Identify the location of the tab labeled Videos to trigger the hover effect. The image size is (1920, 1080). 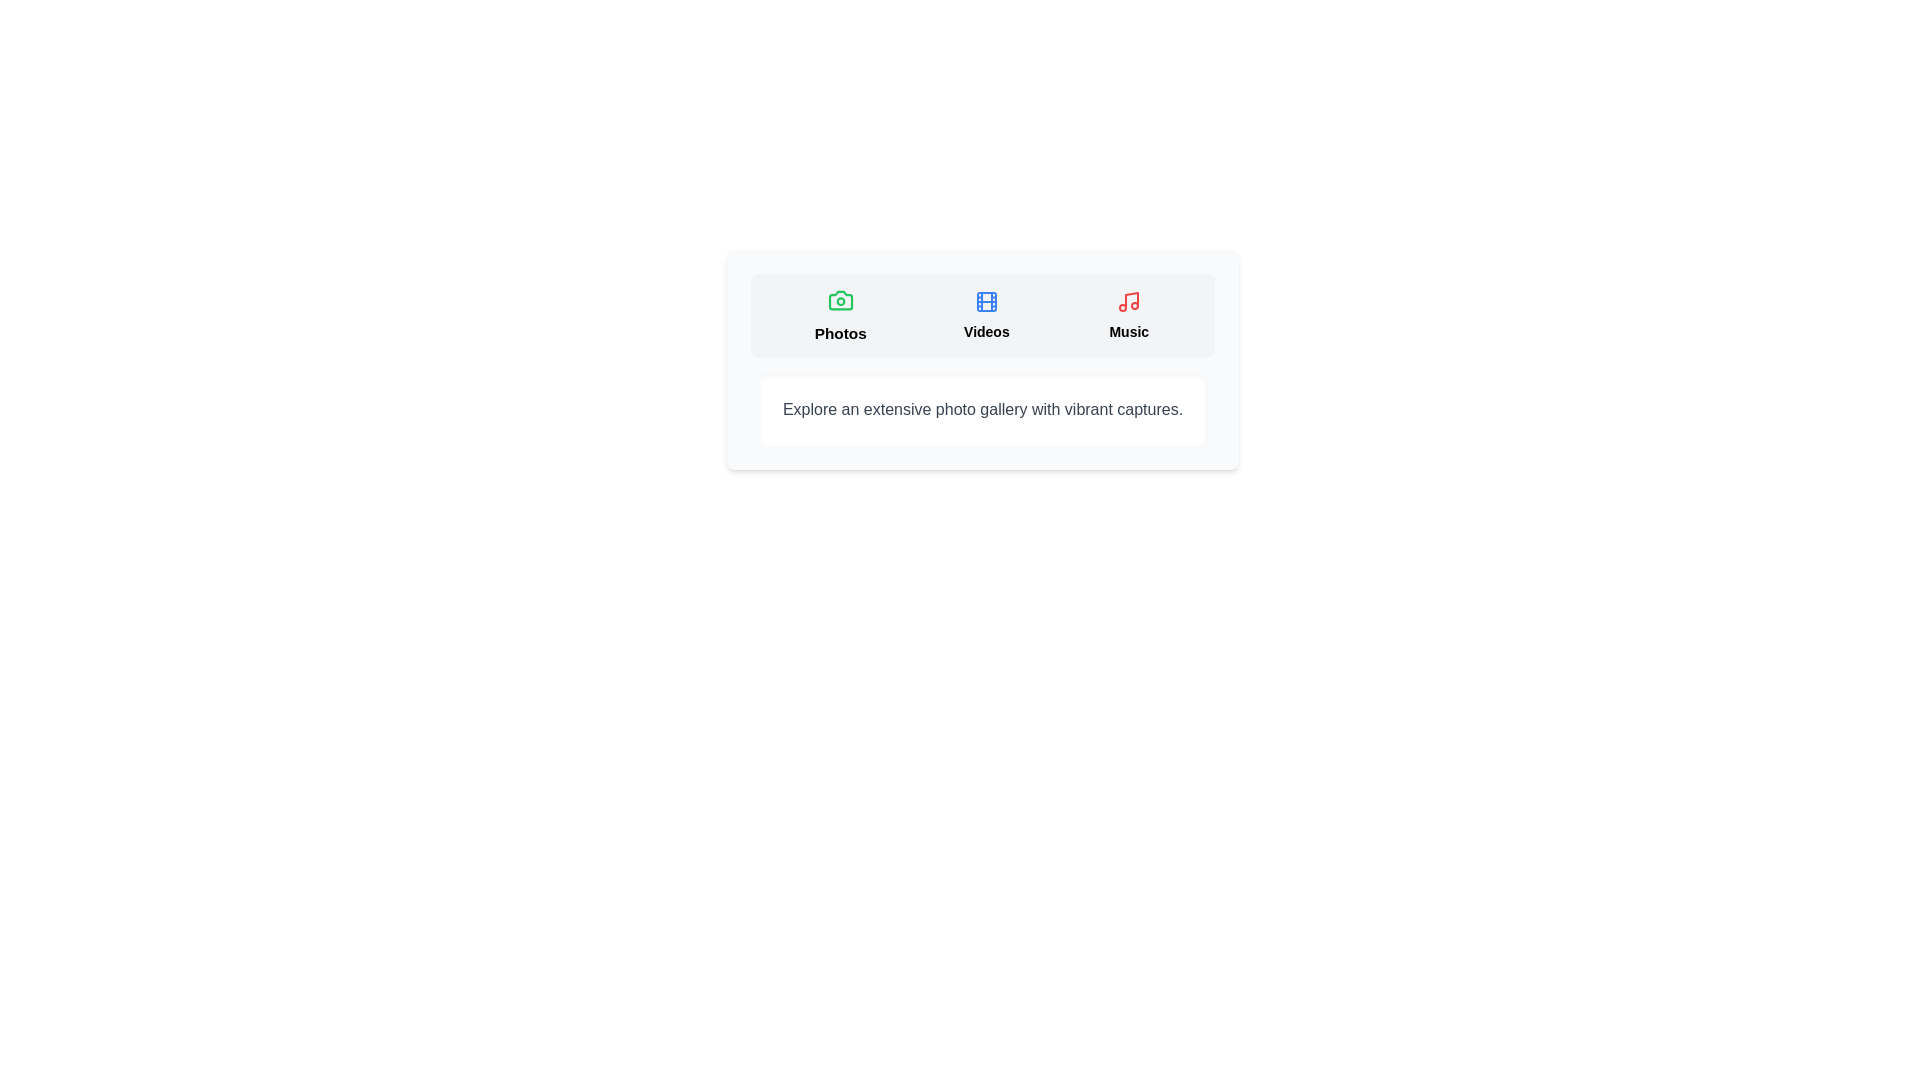
(986, 315).